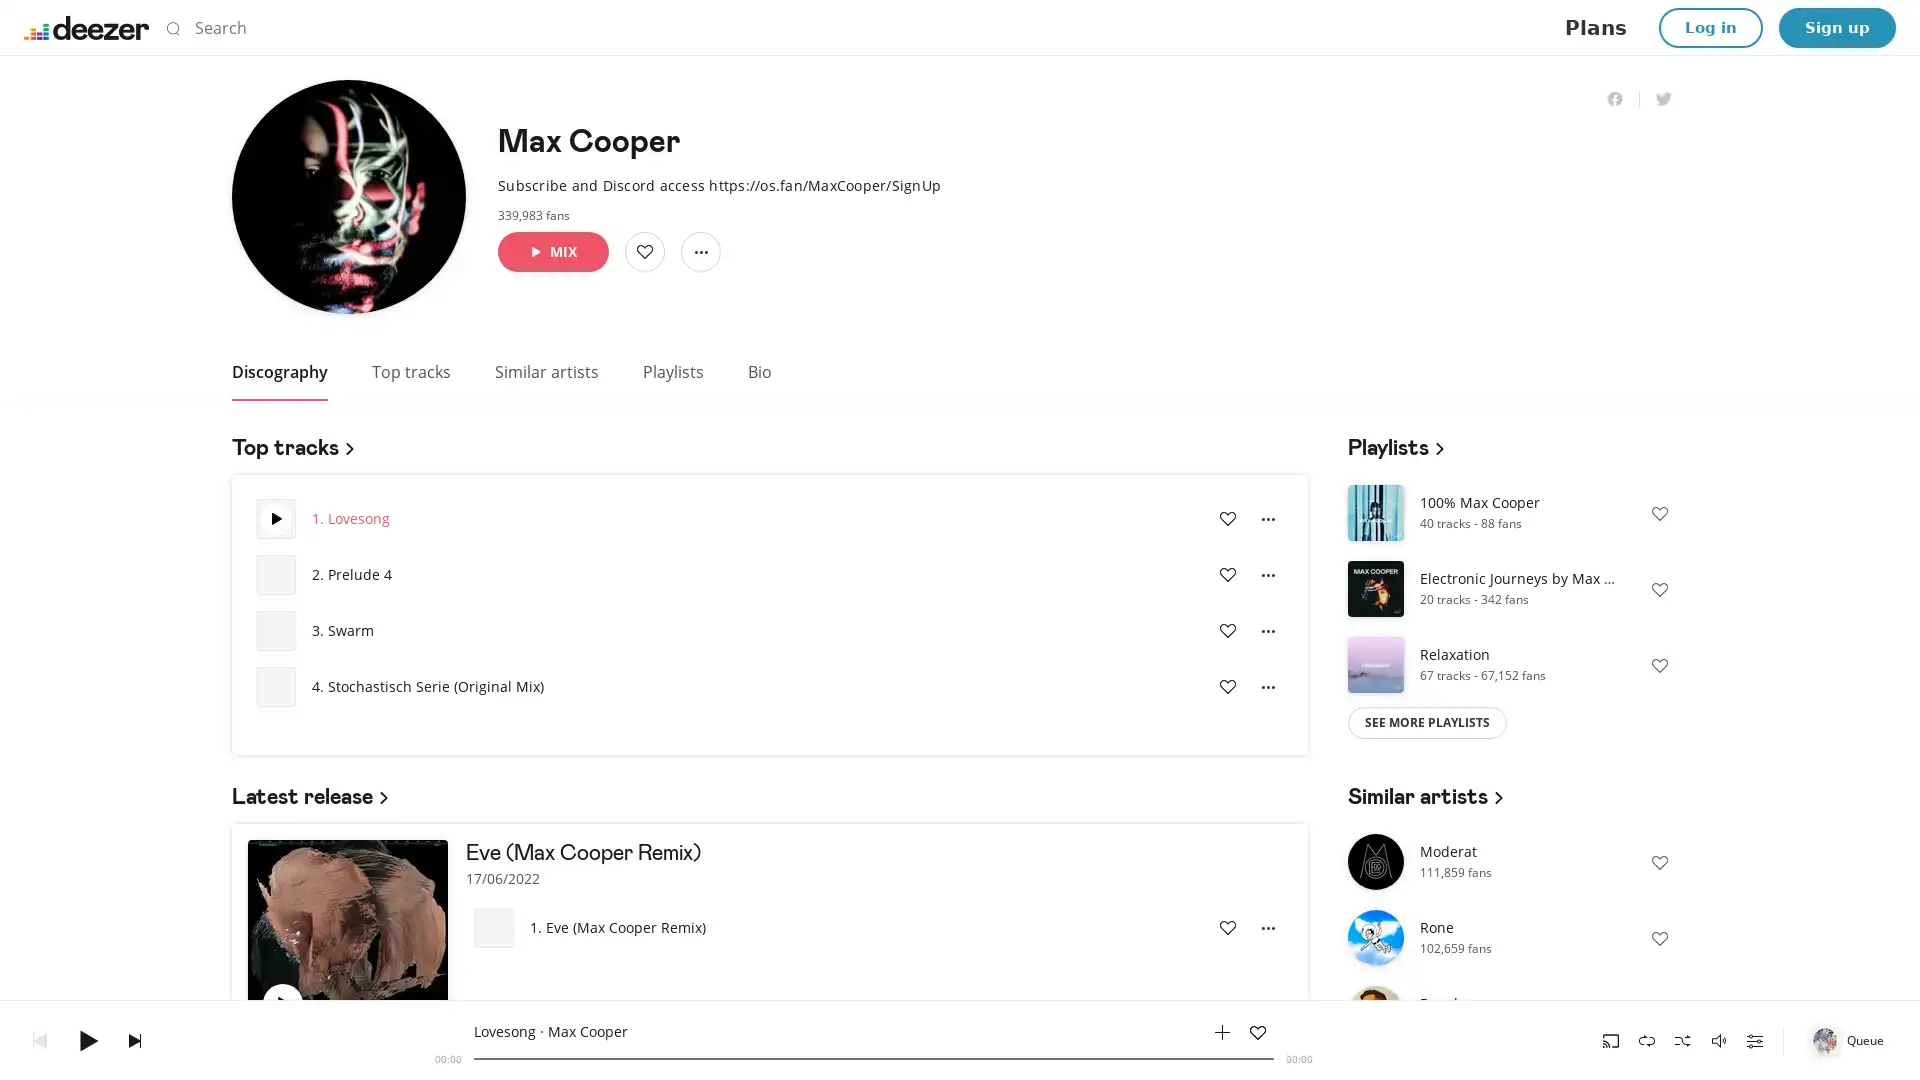 The width and height of the screenshot is (1920, 1080). What do you see at coordinates (1227, 518) in the screenshot?
I see `Add to favourite tracks` at bounding box center [1227, 518].